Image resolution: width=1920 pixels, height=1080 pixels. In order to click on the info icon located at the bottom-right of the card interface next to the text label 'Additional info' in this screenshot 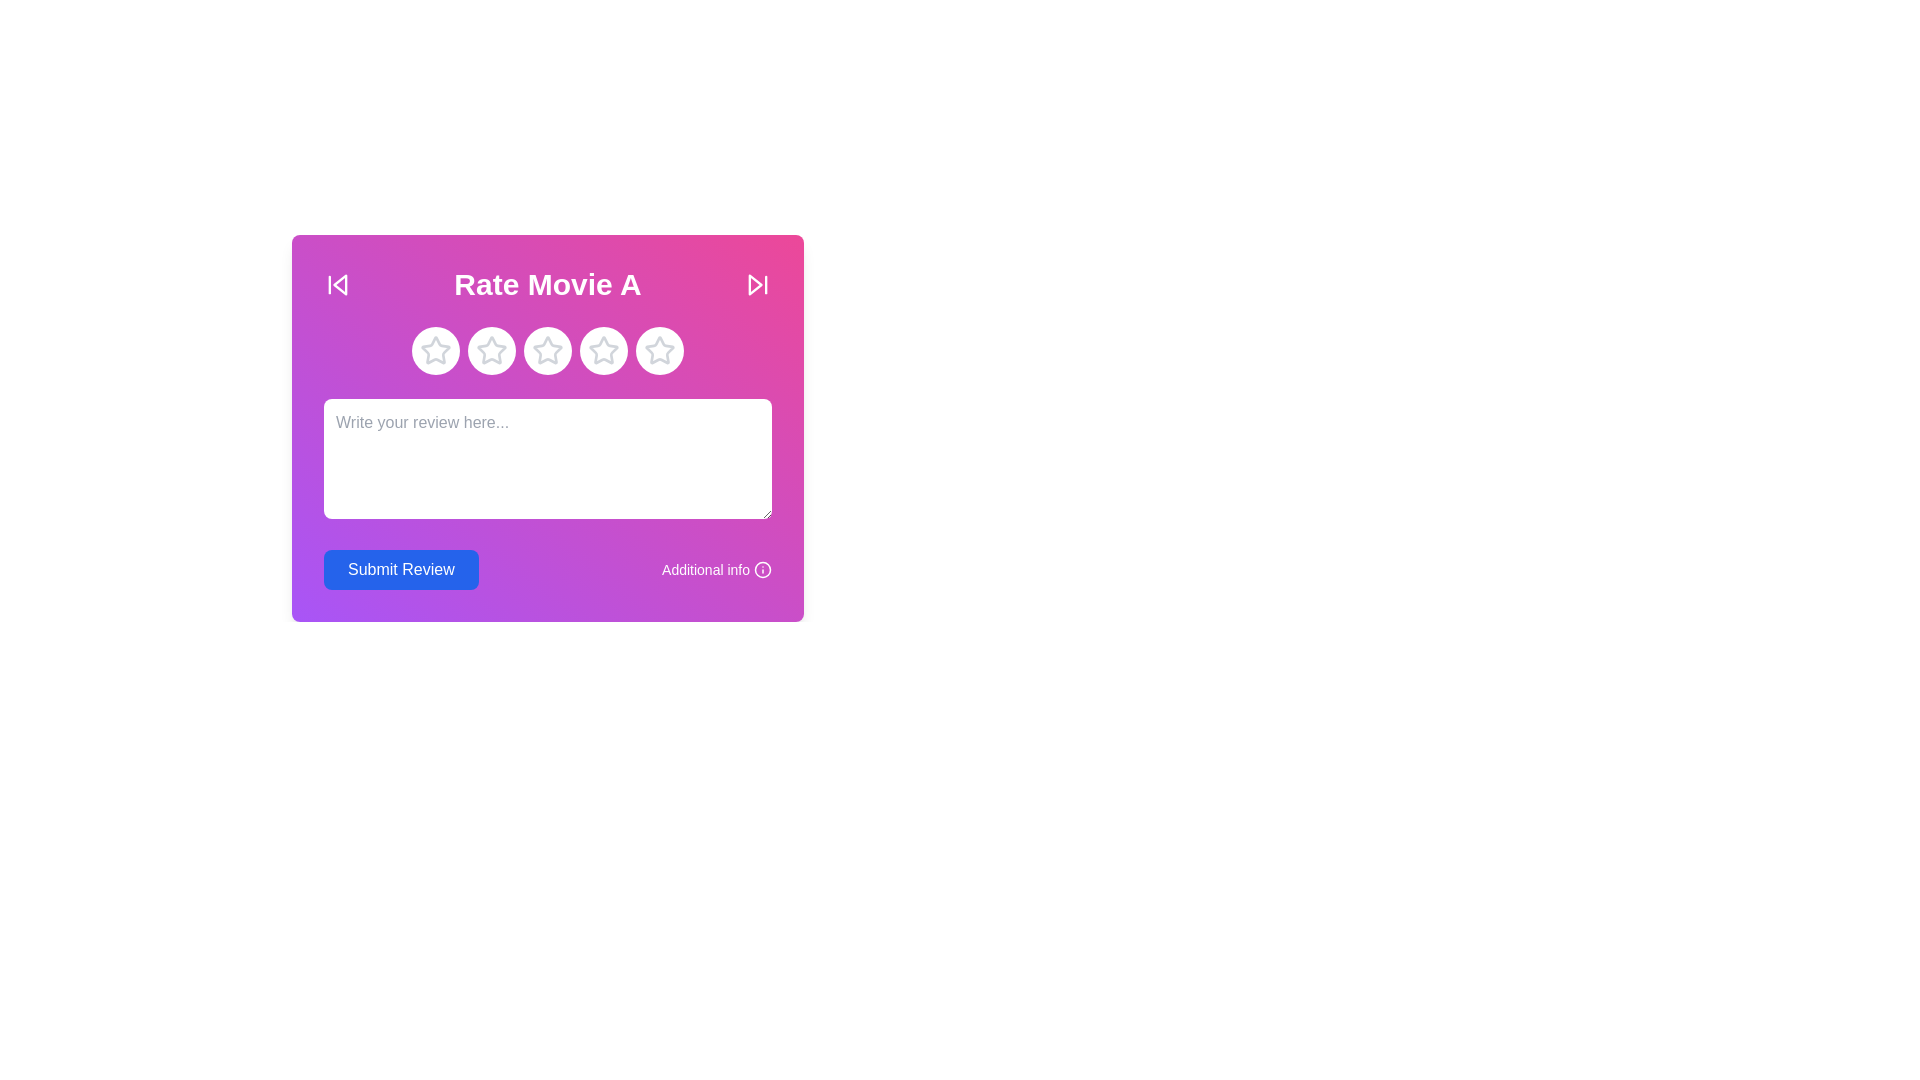, I will do `click(762, 570)`.